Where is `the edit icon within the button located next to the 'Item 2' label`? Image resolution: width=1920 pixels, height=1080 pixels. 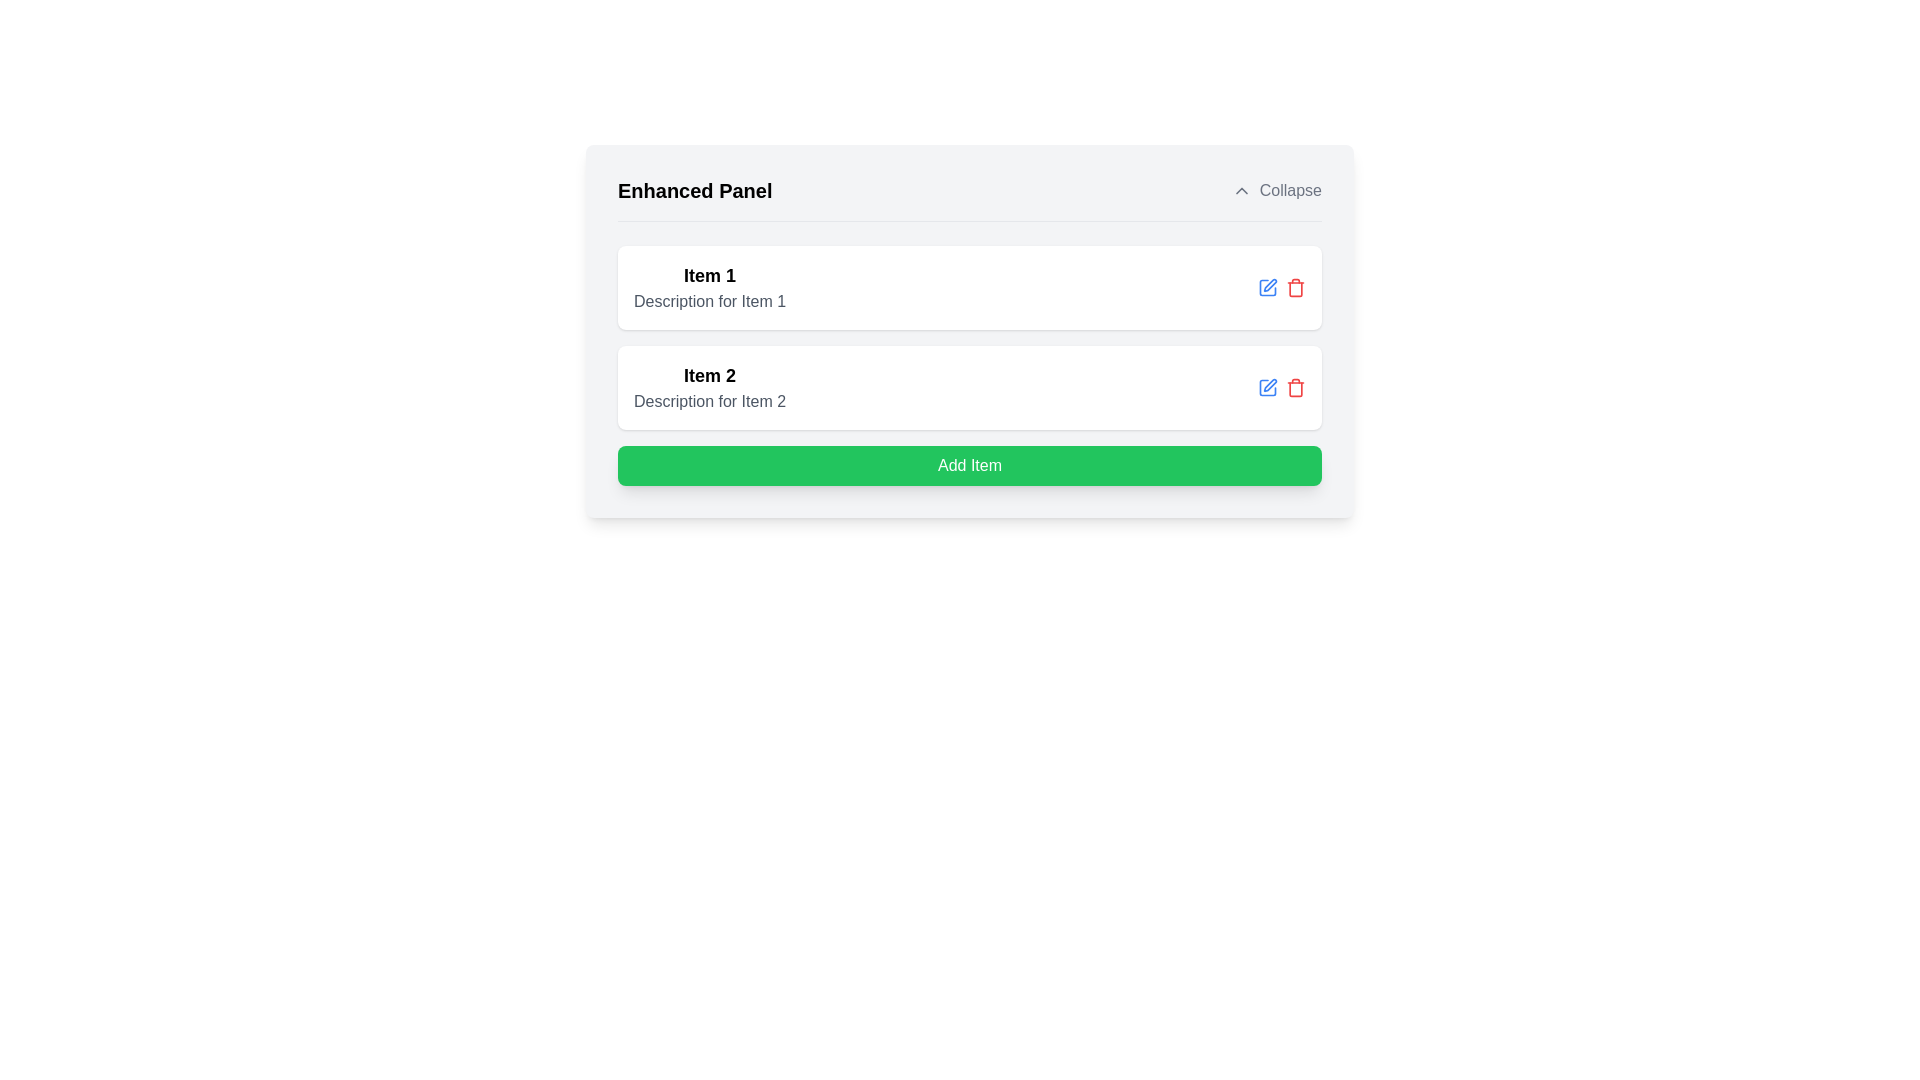 the edit icon within the button located next to the 'Item 2' label is located at coordinates (1269, 385).